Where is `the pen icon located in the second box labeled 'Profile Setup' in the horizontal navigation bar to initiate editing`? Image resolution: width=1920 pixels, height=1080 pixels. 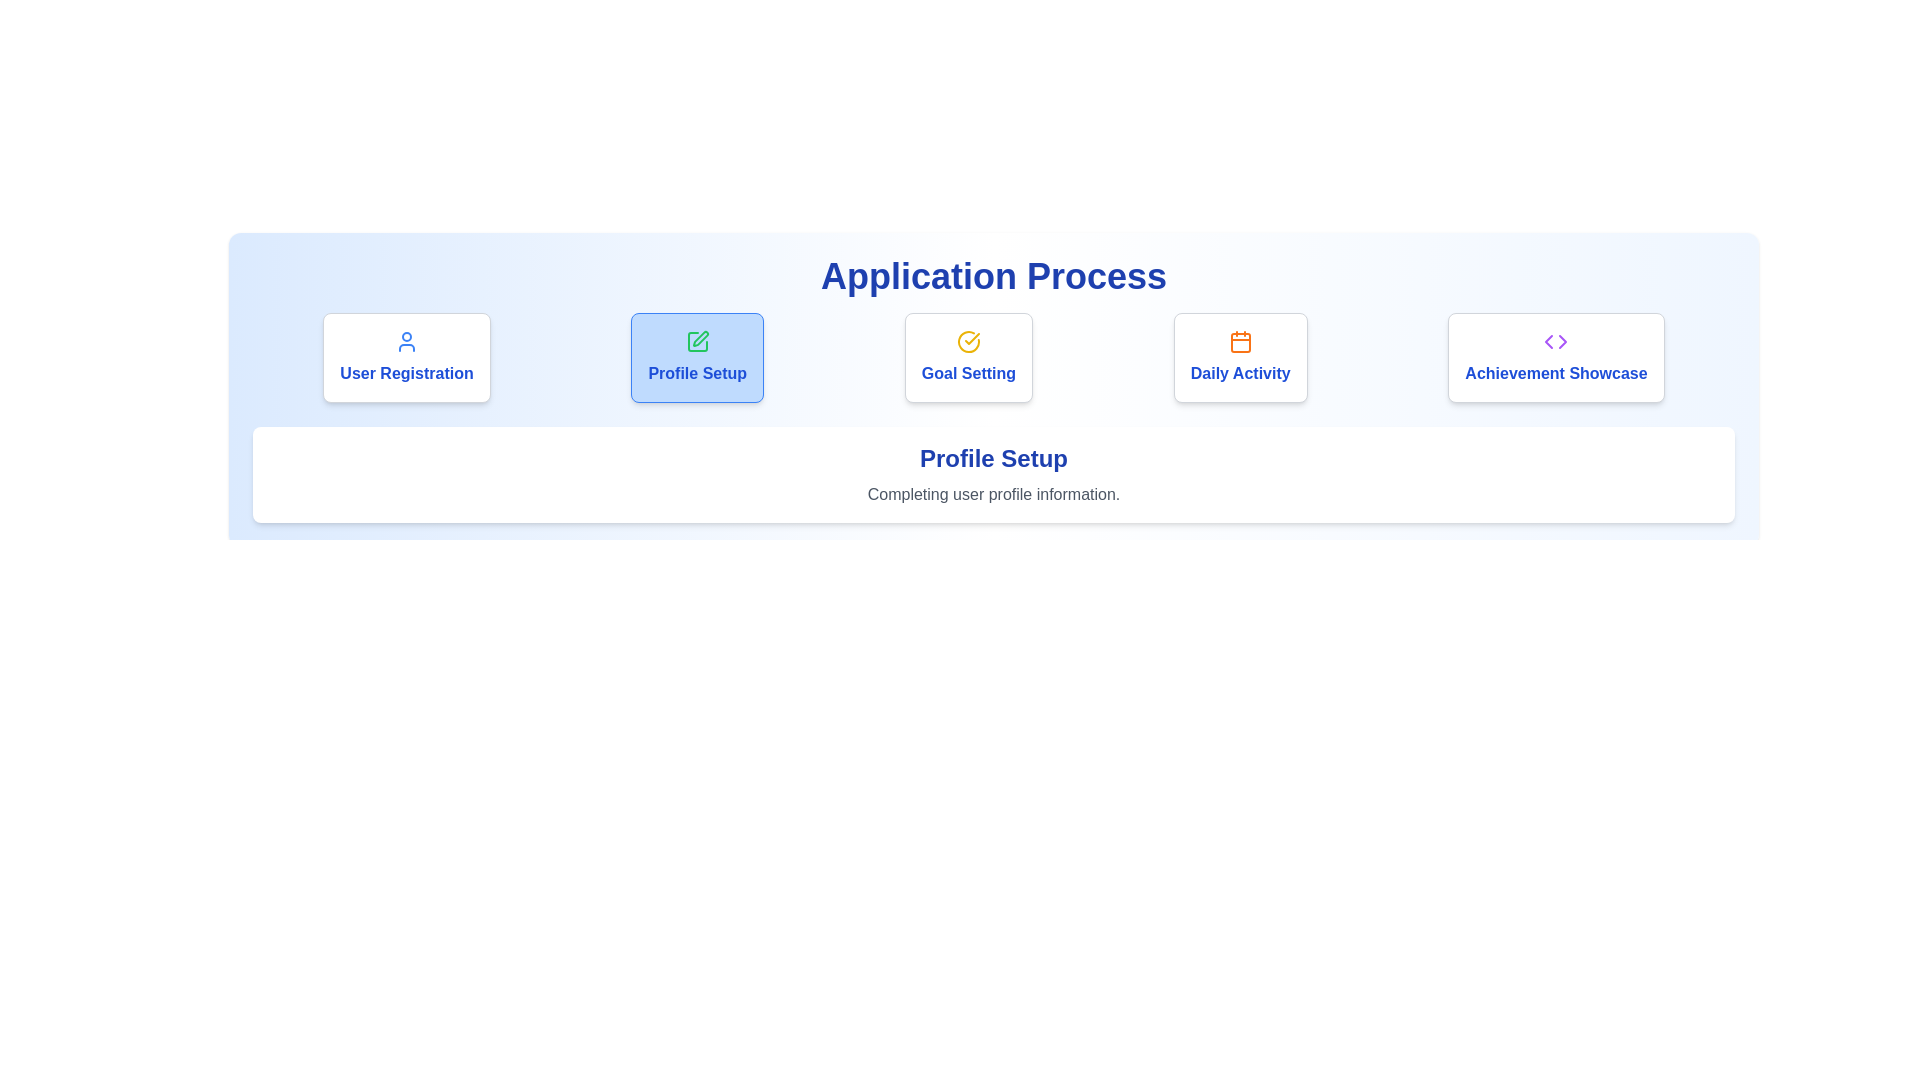
the pen icon located in the second box labeled 'Profile Setup' in the horizontal navigation bar to initiate editing is located at coordinates (697, 341).